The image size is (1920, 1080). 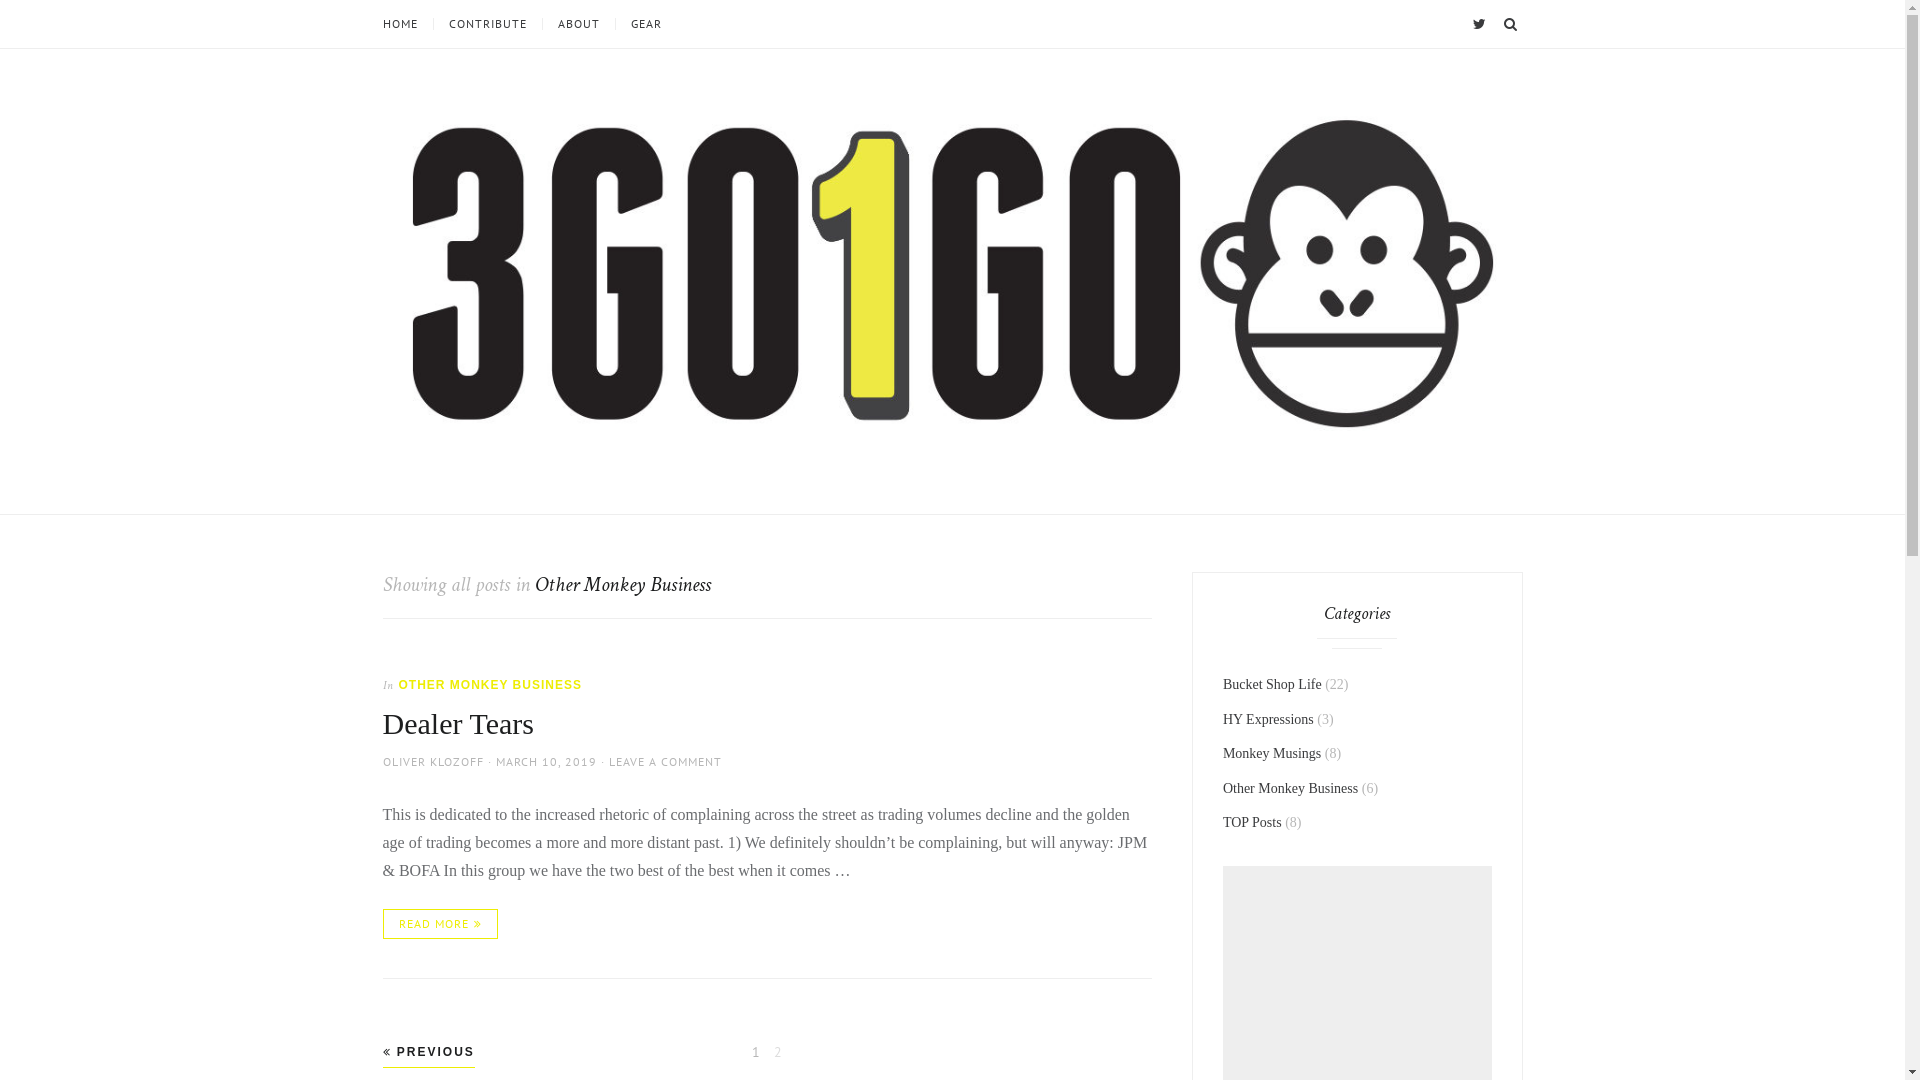 What do you see at coordinates (546, 761) in the screenshot?
I see `'MARCH 10, 2019'` at bounding box center [546, 761].